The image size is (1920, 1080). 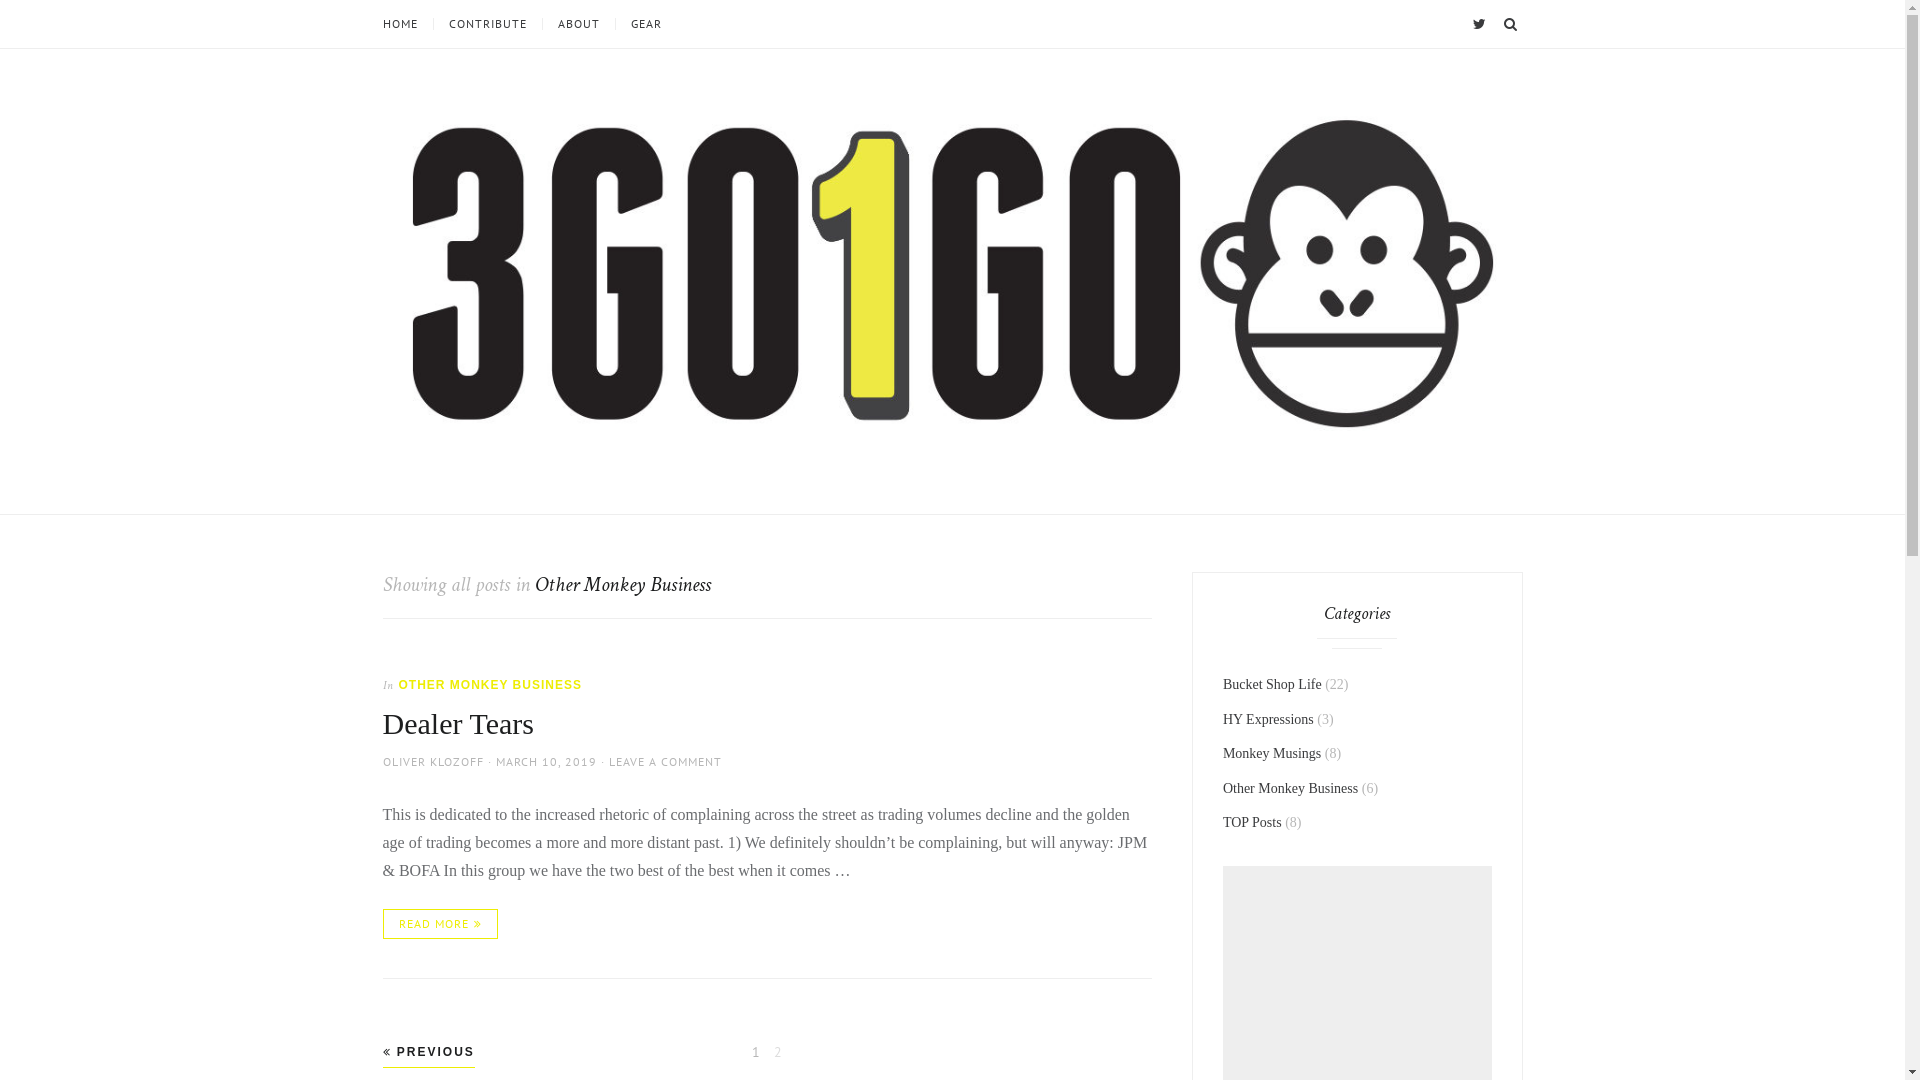 What do you see at coordinates (546, 761) in the screenshot?
I see `'MARCH 10, 2019'` at bounding box center [546, 761].